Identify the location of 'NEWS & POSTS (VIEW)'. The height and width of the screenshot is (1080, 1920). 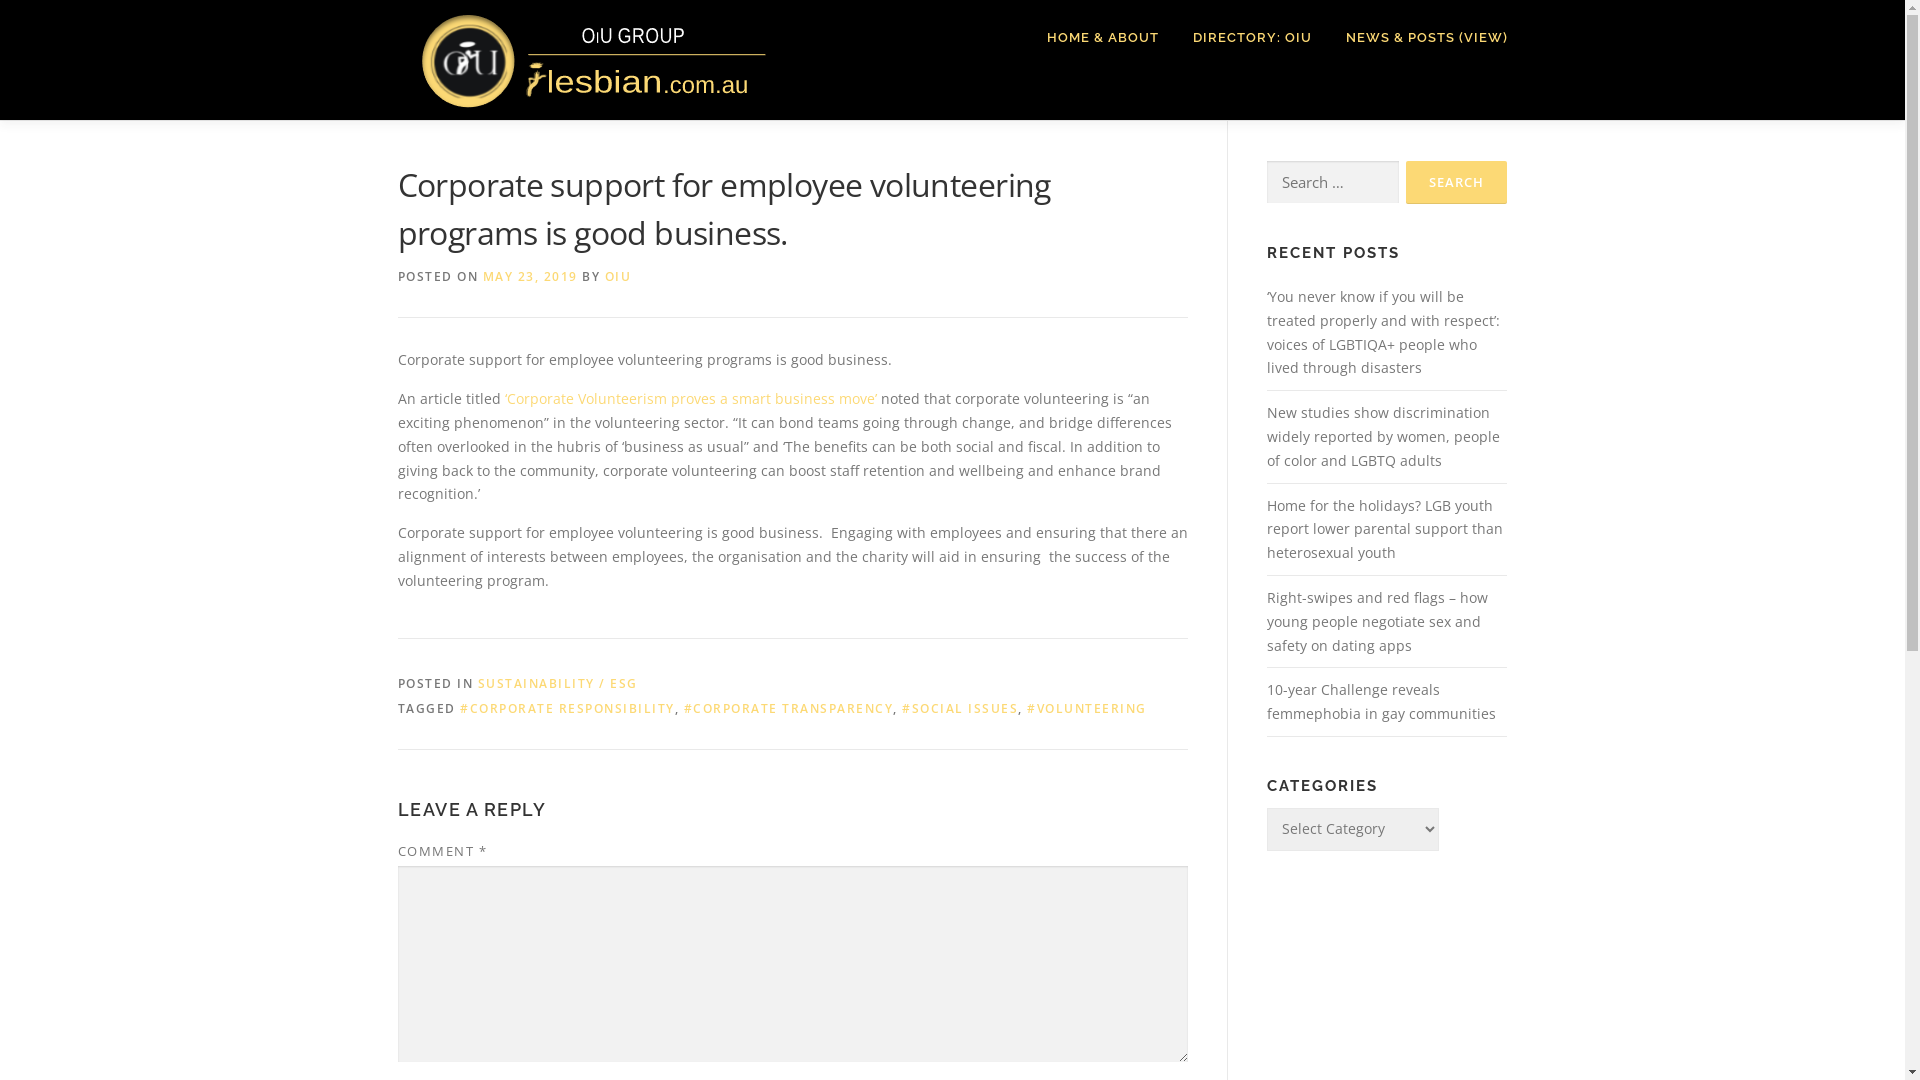
(1328, 37).